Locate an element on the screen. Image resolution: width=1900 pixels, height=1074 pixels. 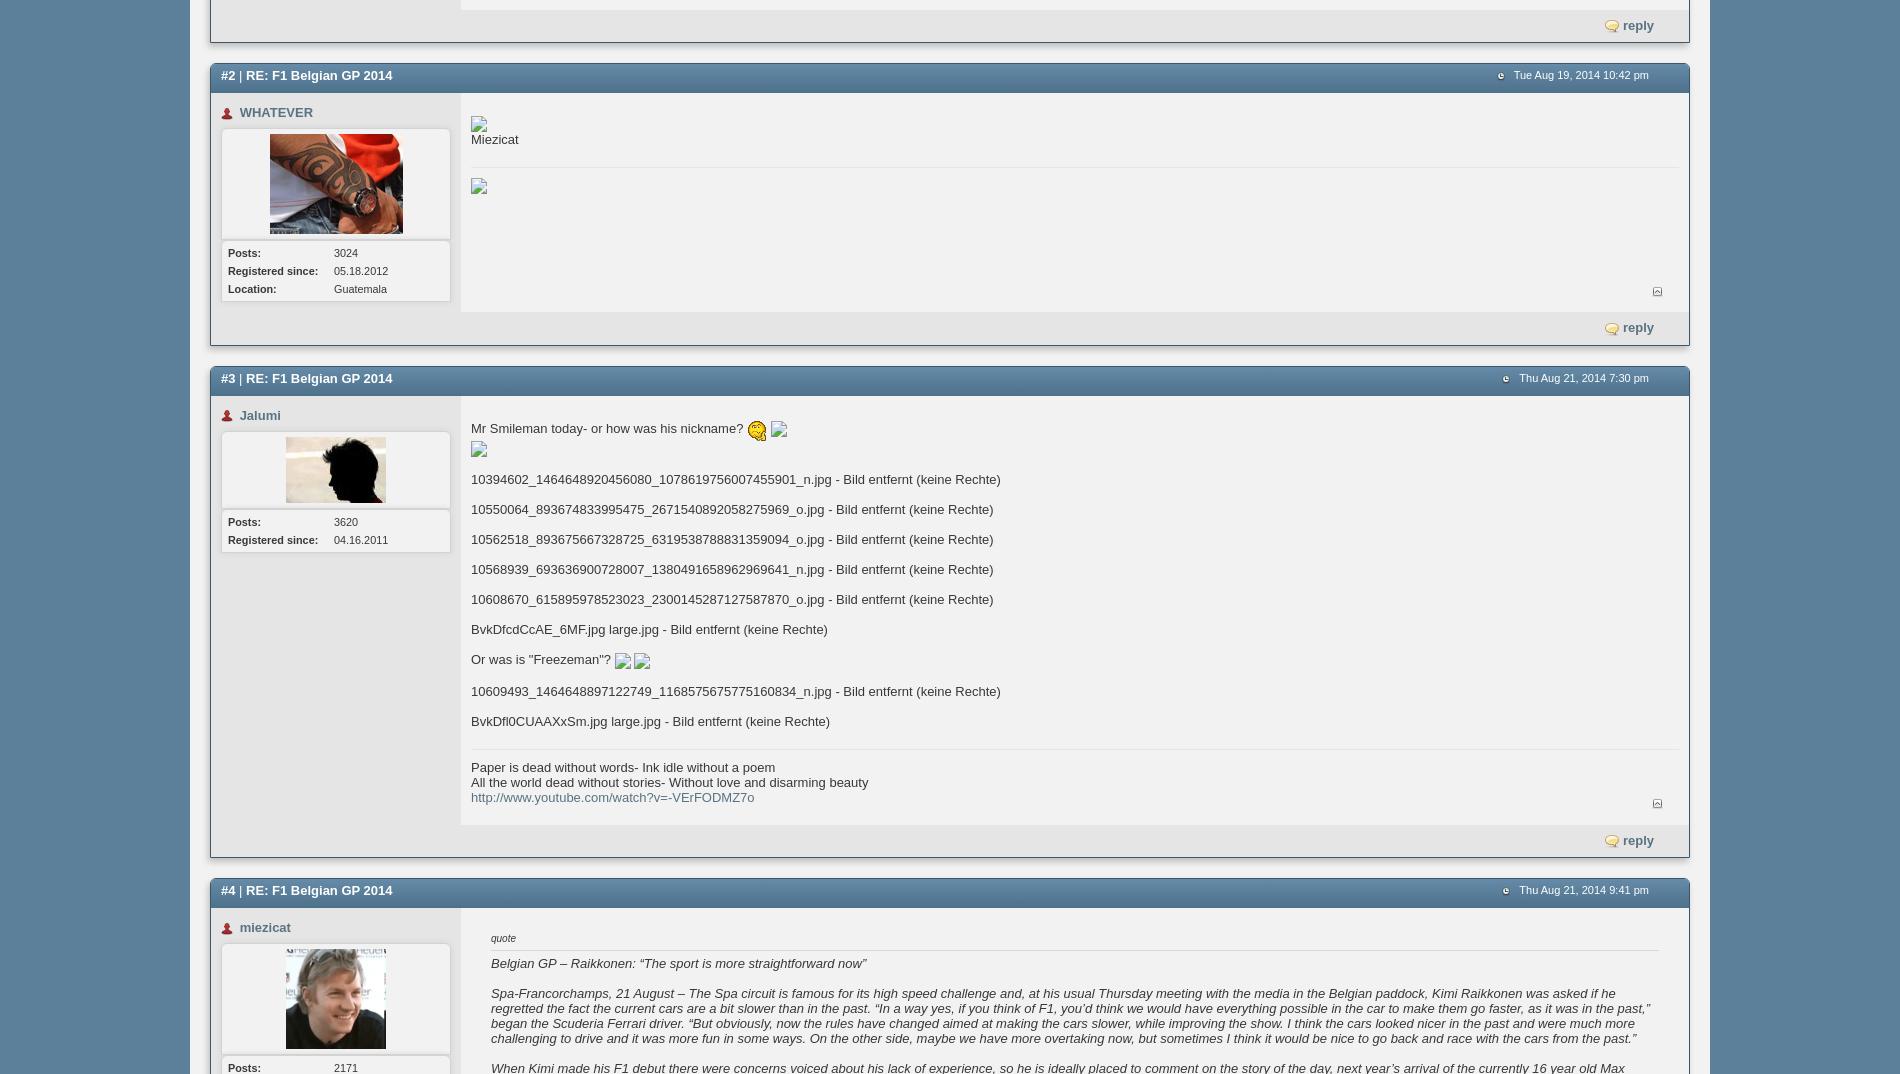
'10608670_615895978523023_2300145287127587870_o.jpg - Bild entfernt (keine Rechte)' is located at coordinates (731, 599).